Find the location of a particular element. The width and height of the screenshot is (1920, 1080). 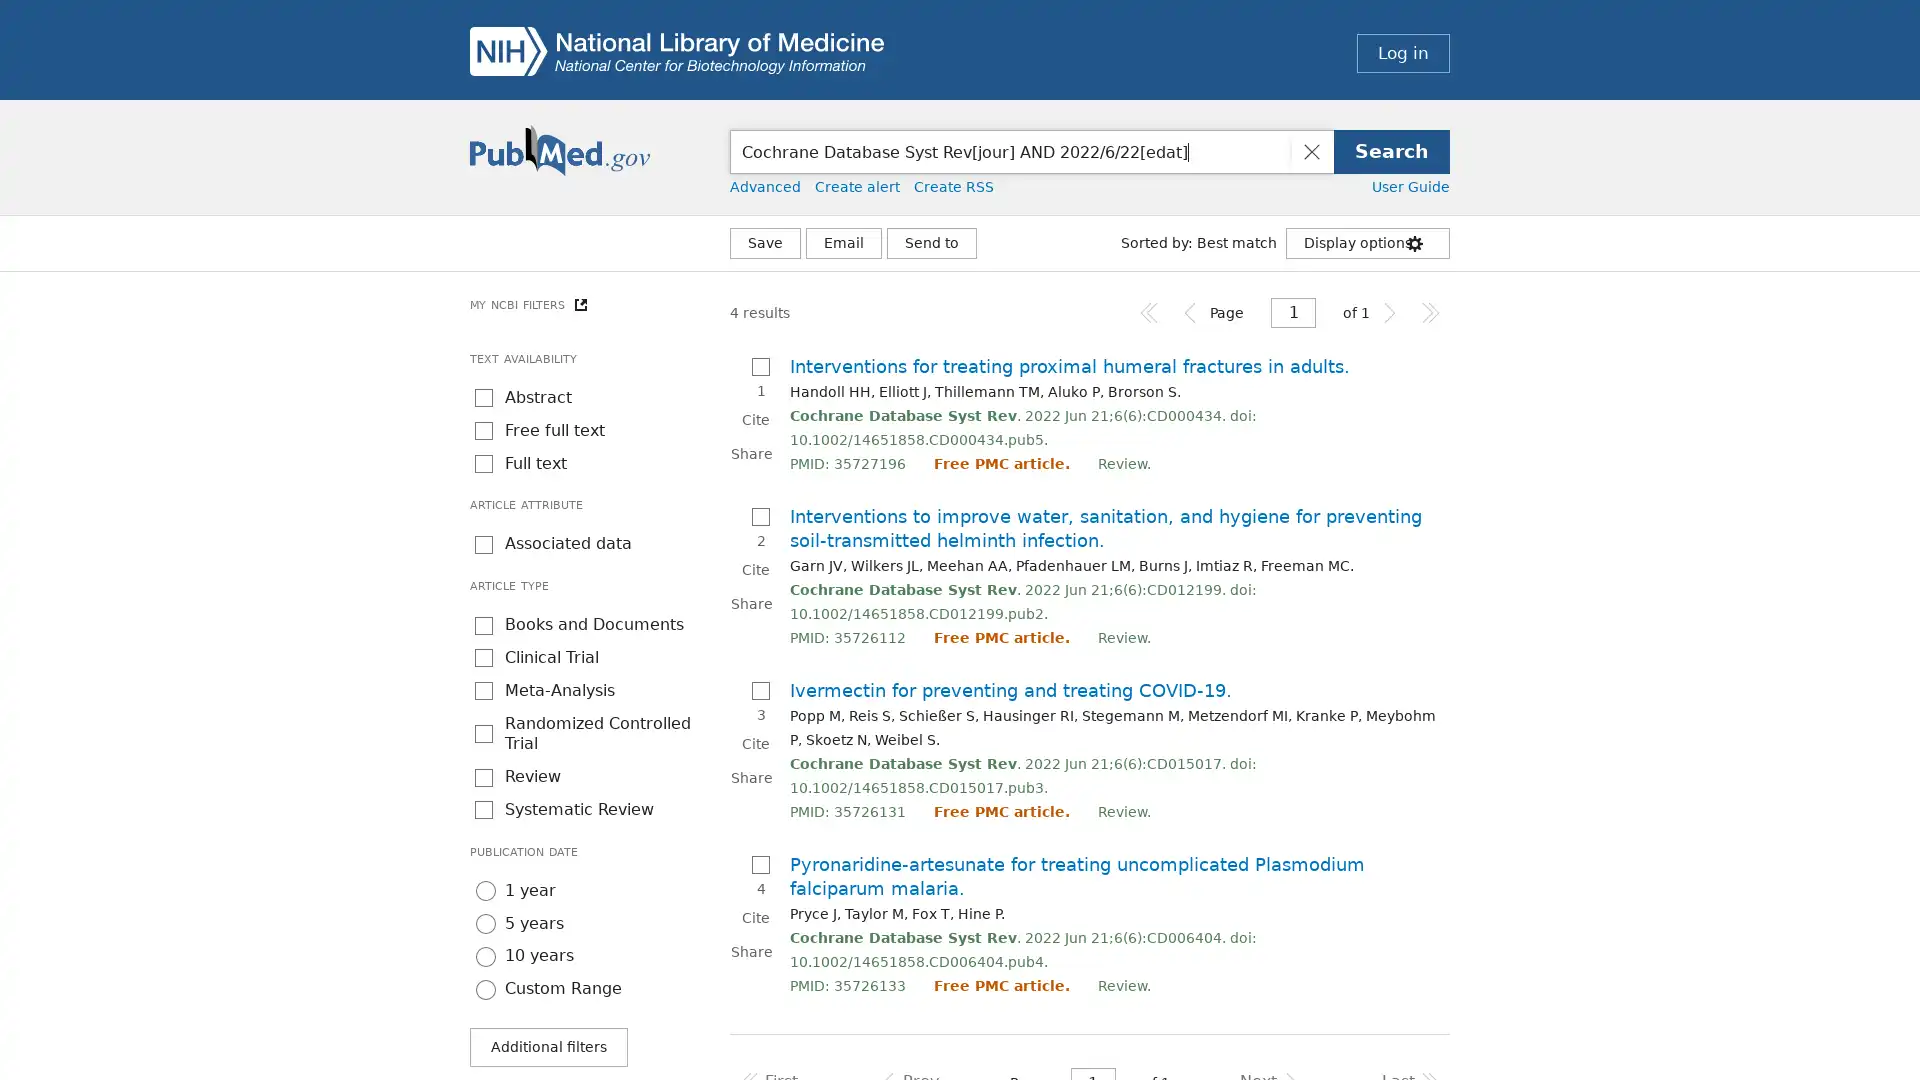

Display options is located at coordinates (1367, 242).